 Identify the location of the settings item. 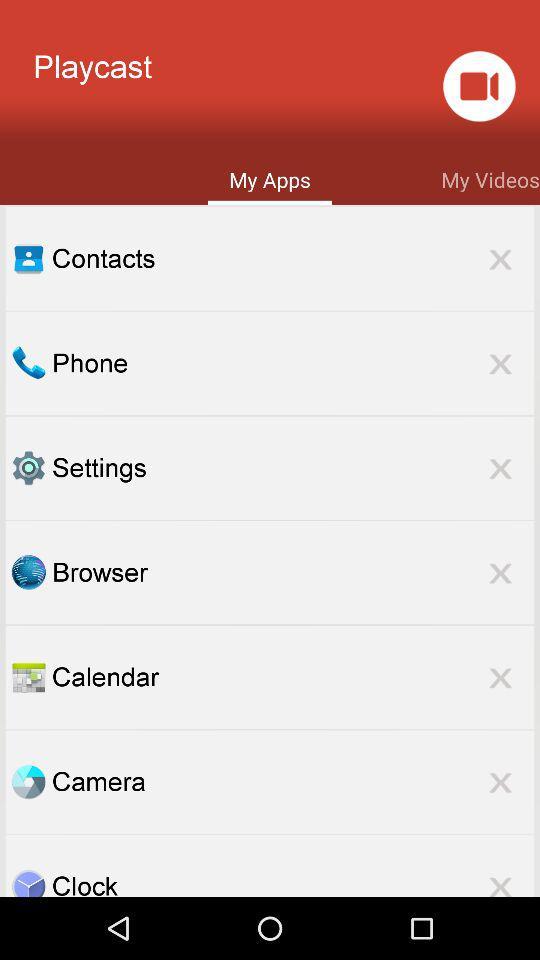
(292, 468).